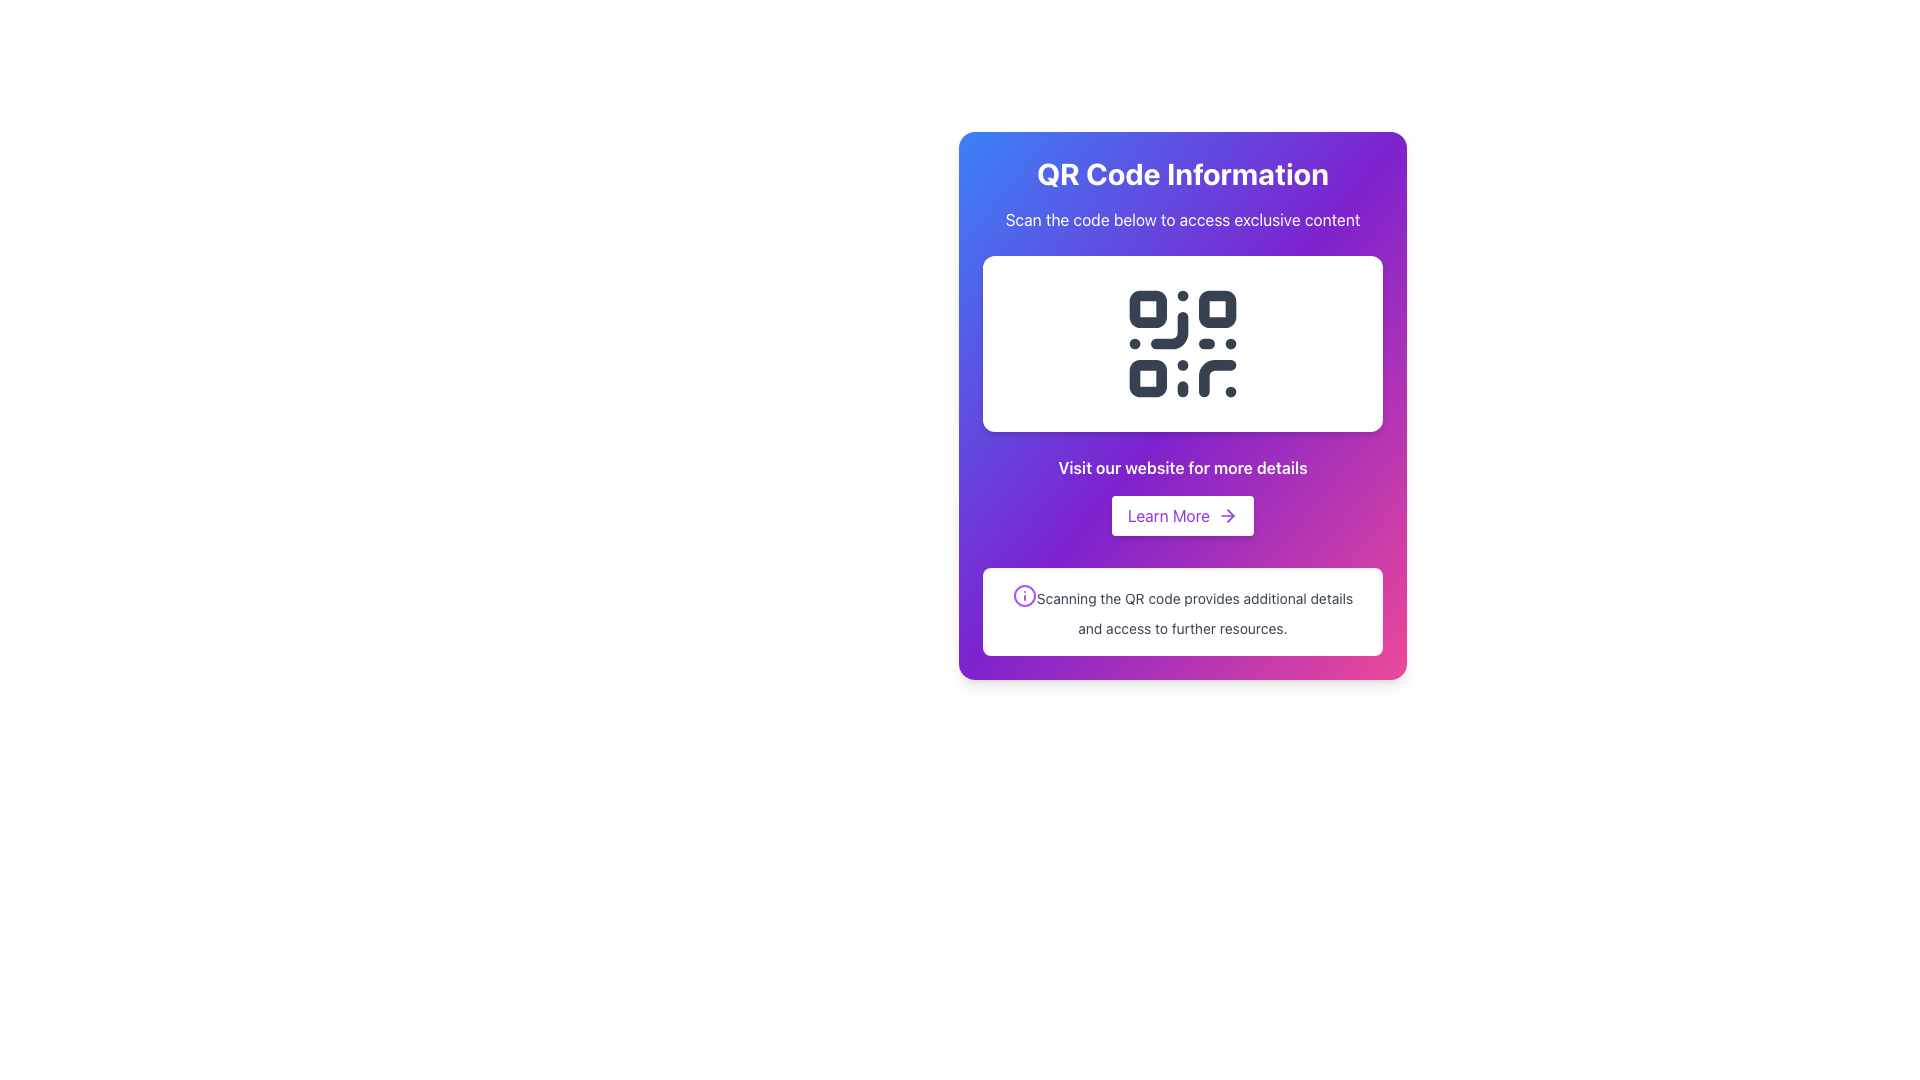 The image size is (1920, 1080). Describe the element at coordinates (1147, 308) in the screenshot. I see `the small black square-shaped graphical feature located in the top-left corner of the QR code for scanning` at that location.